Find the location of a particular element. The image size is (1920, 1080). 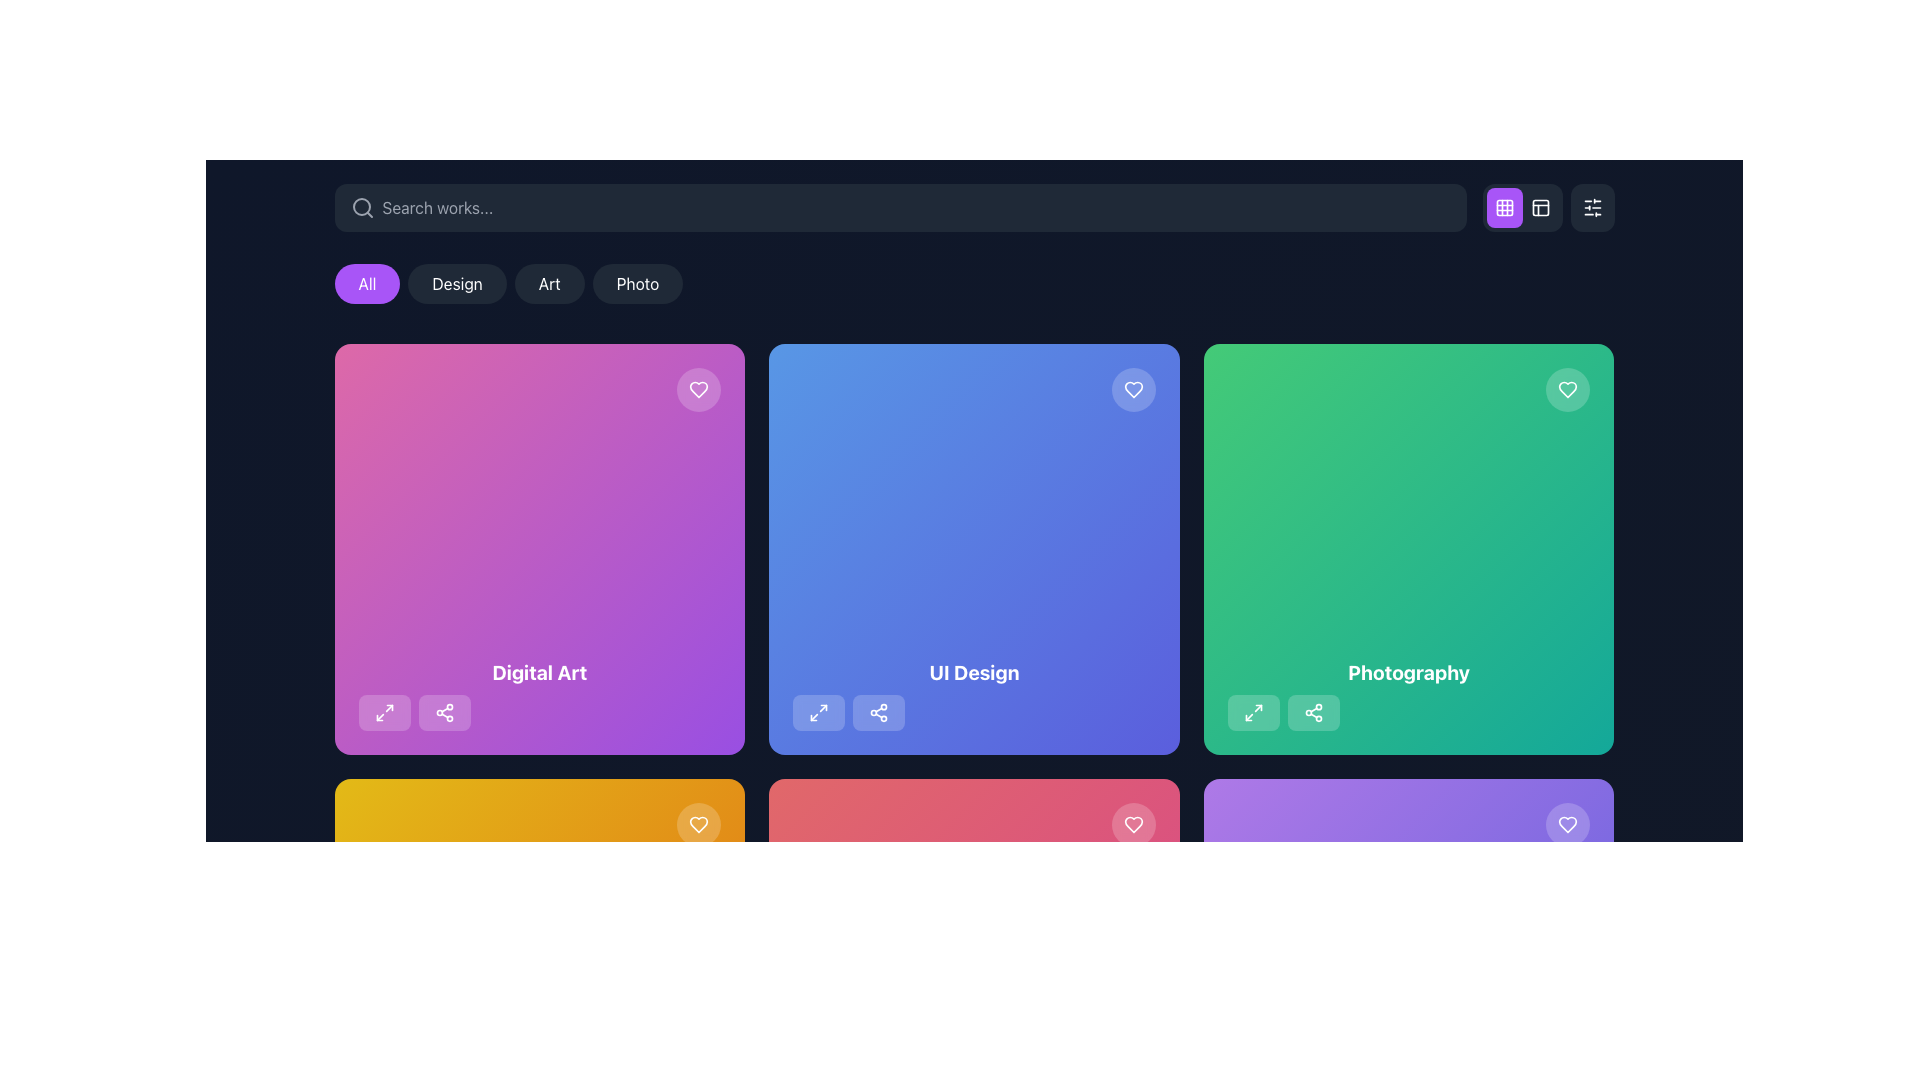

the settings button located in the top-right corner of the interface, which is the rightmost button among three horizontal buttons is located at coordinates (1591, 208).